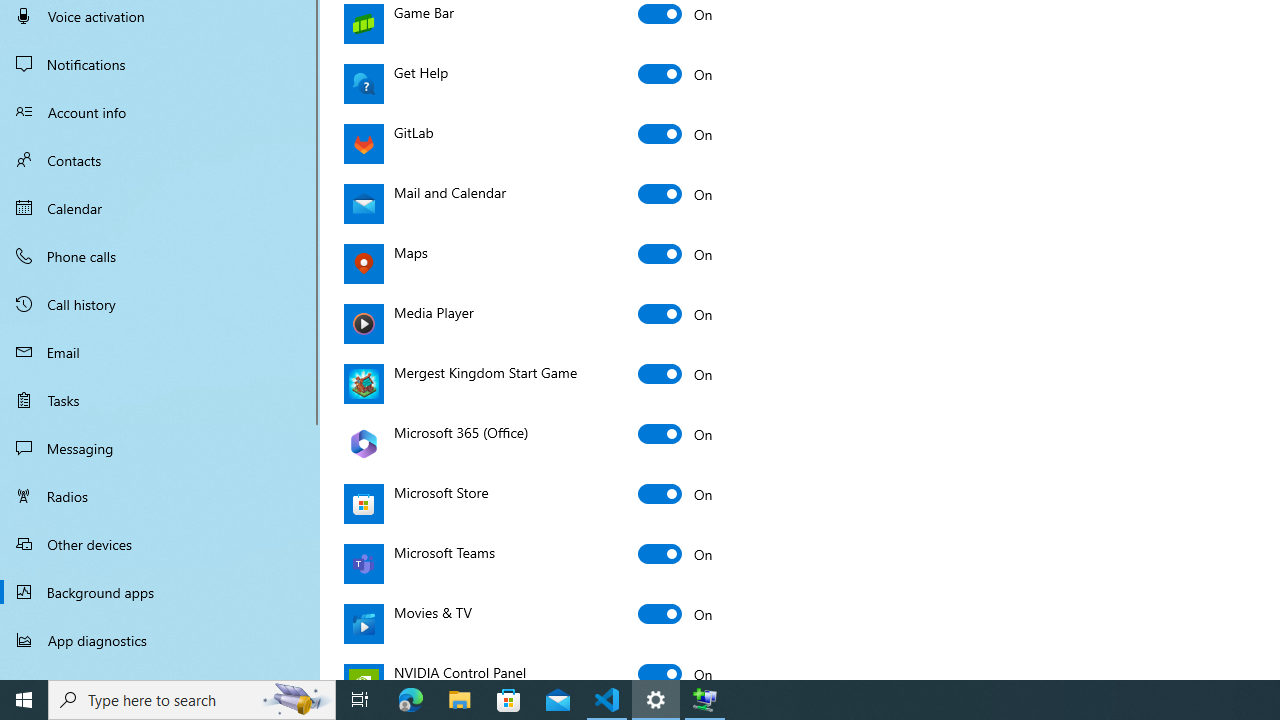 This screenshot has width=1280, height=720. I want to click on 'Background apps', so click(160, 591).